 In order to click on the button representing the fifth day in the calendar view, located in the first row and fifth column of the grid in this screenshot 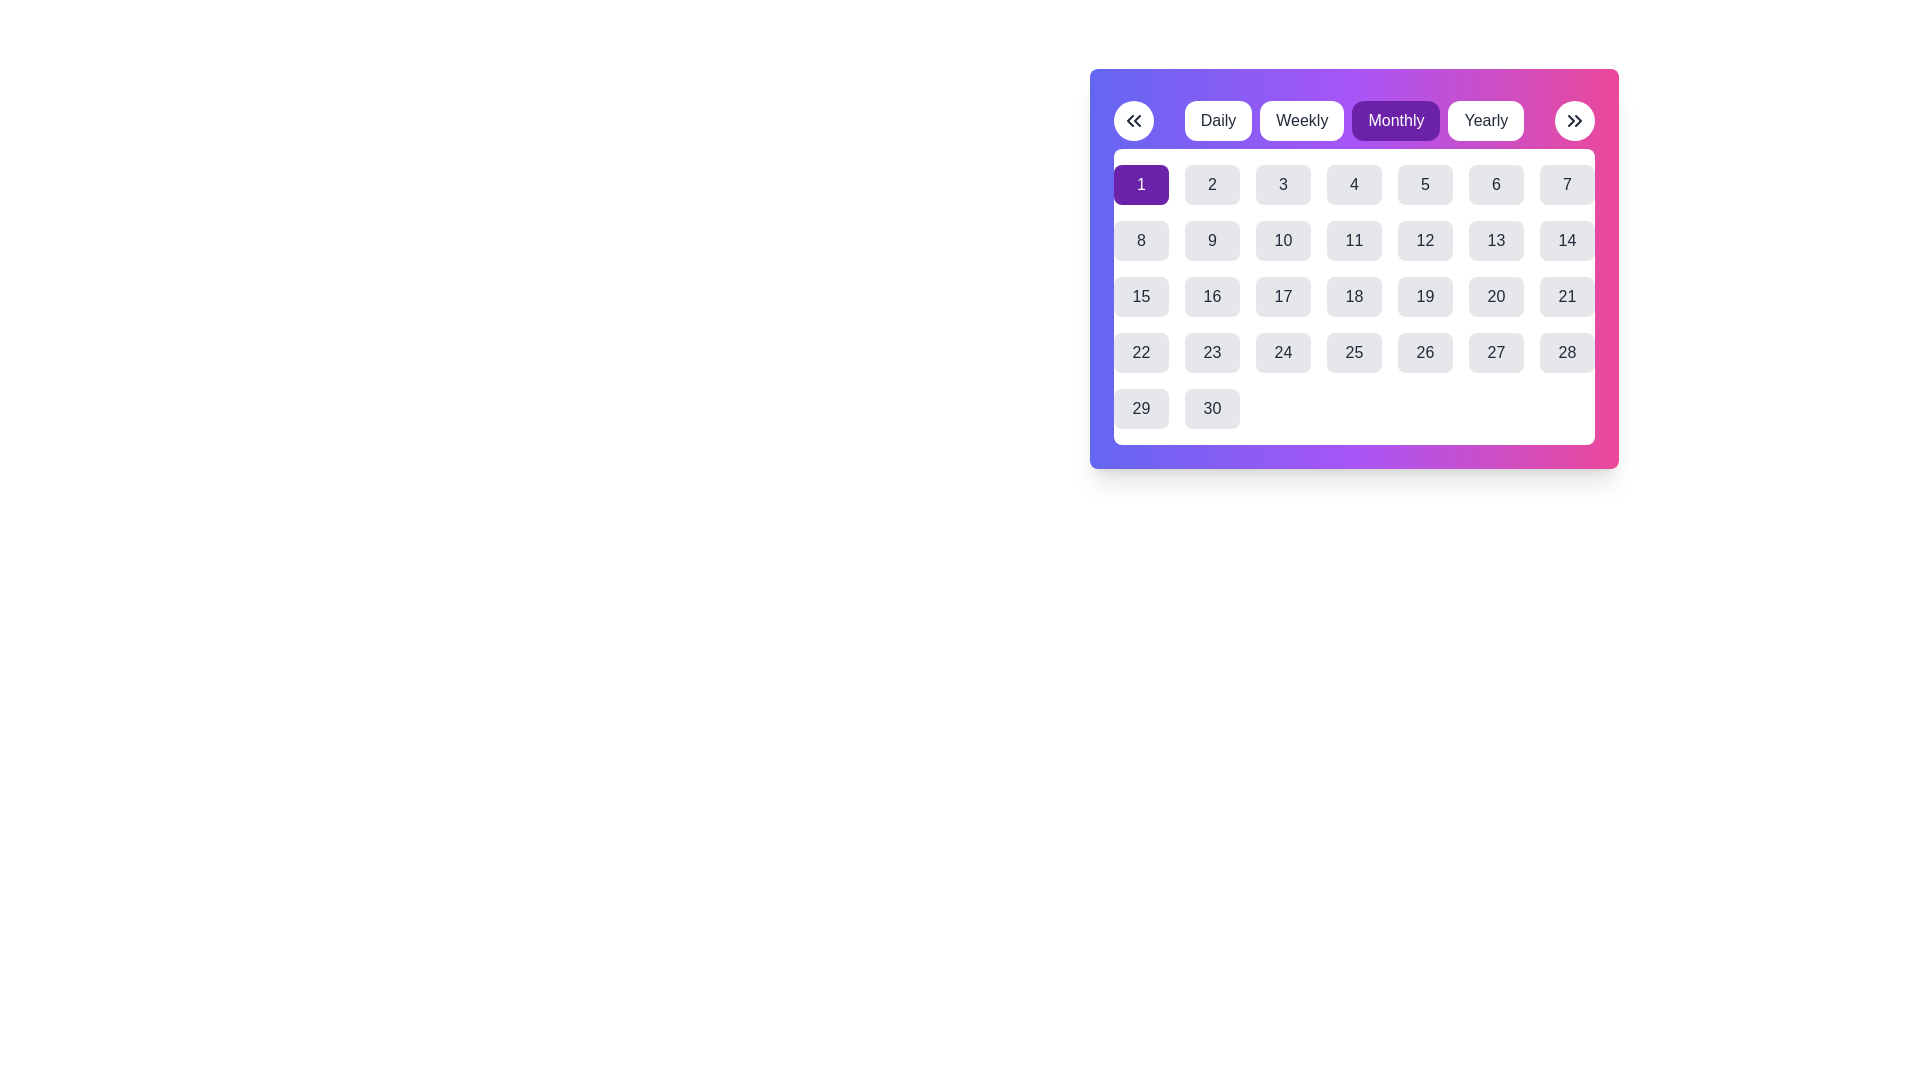, I will do `click(1424, 185)`.